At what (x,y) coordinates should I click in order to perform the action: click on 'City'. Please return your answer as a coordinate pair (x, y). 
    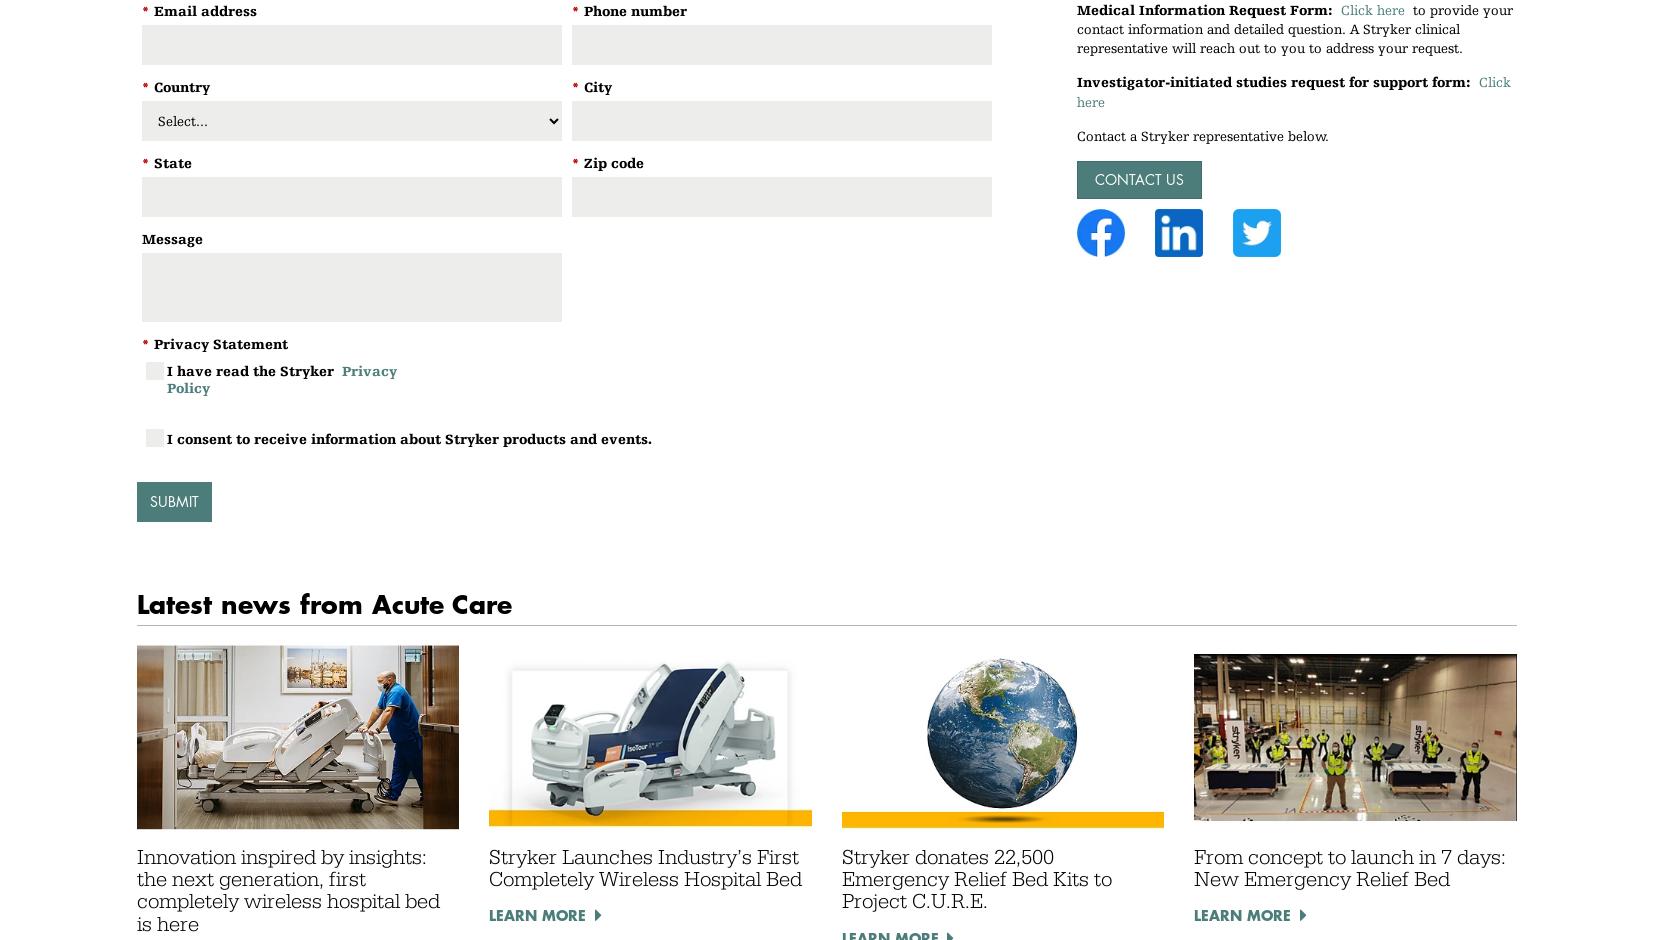
    Looking at the image, I should click on (582, 87).